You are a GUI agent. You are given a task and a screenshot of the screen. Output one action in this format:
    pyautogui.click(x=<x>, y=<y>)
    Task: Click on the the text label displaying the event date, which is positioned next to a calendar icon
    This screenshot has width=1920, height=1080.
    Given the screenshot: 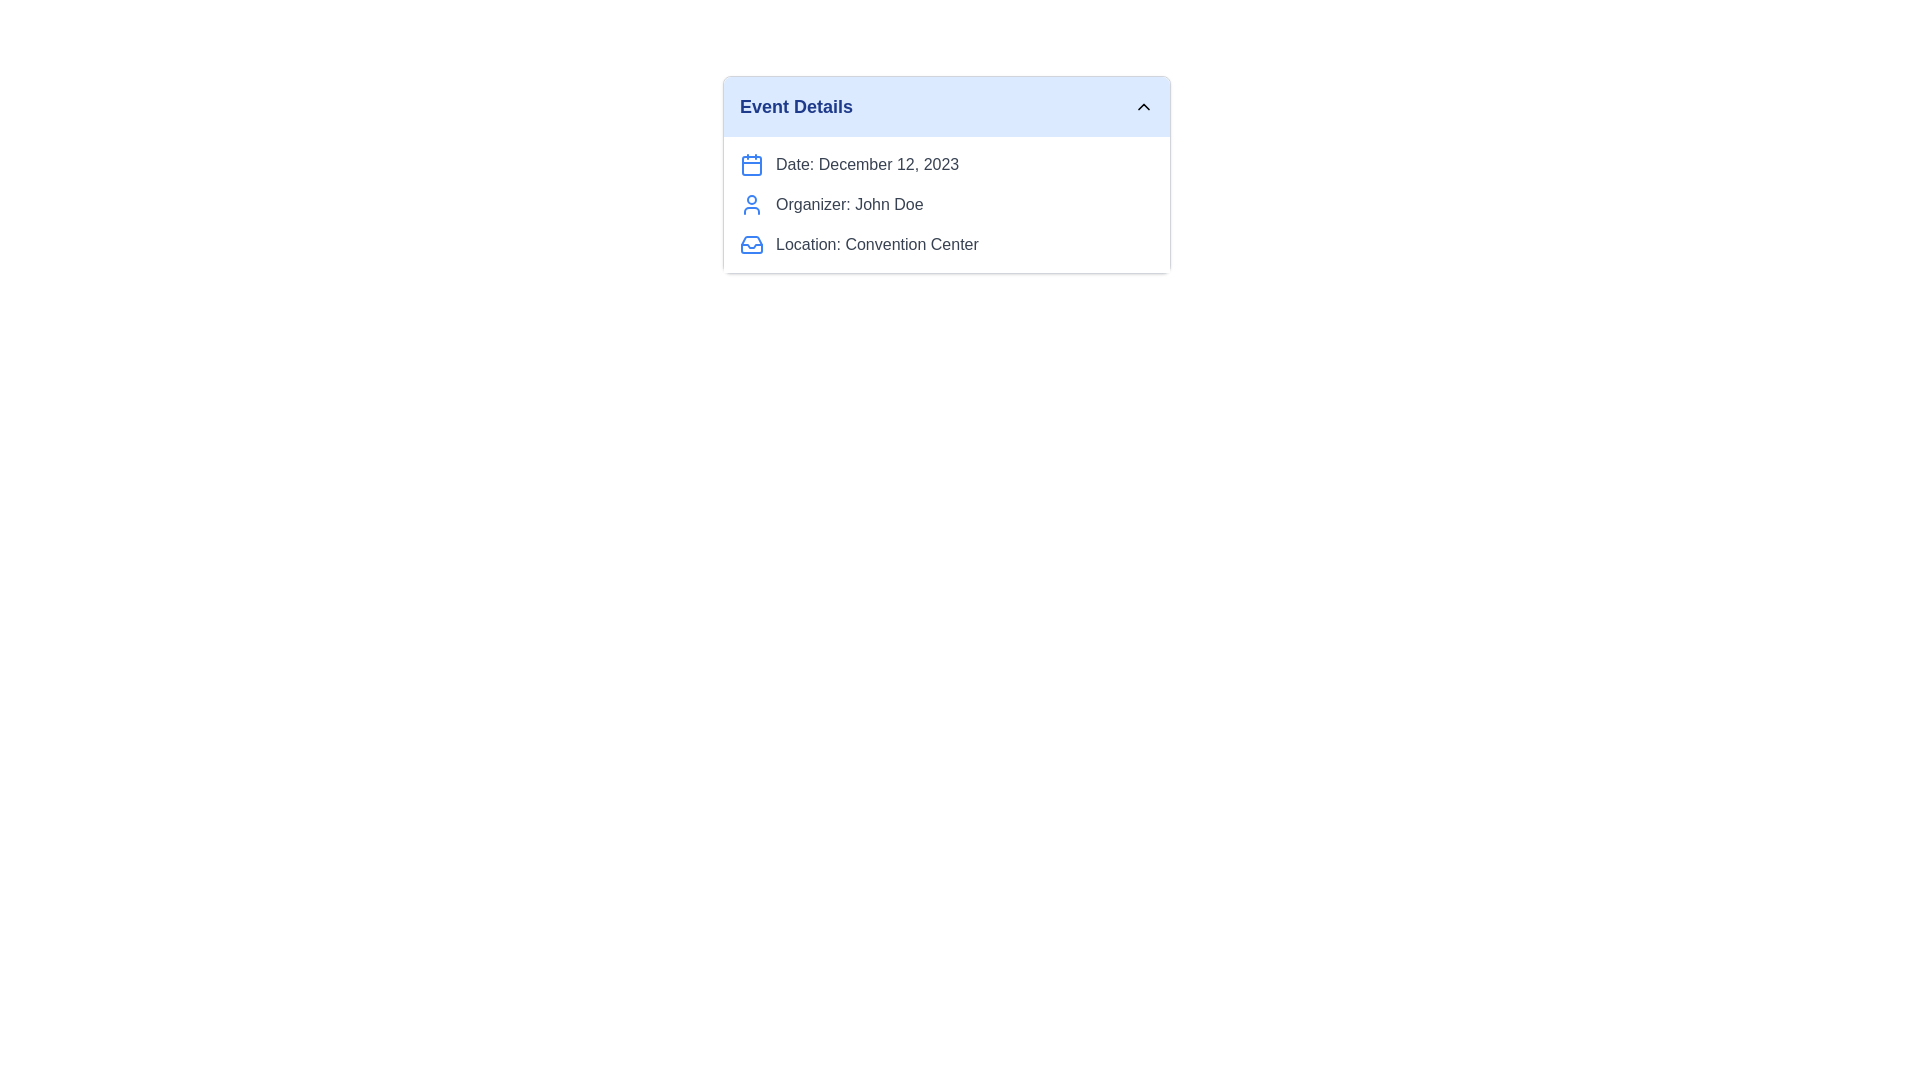 What is the action you would take?
    pyautogui.click(x=867, y=164)
    